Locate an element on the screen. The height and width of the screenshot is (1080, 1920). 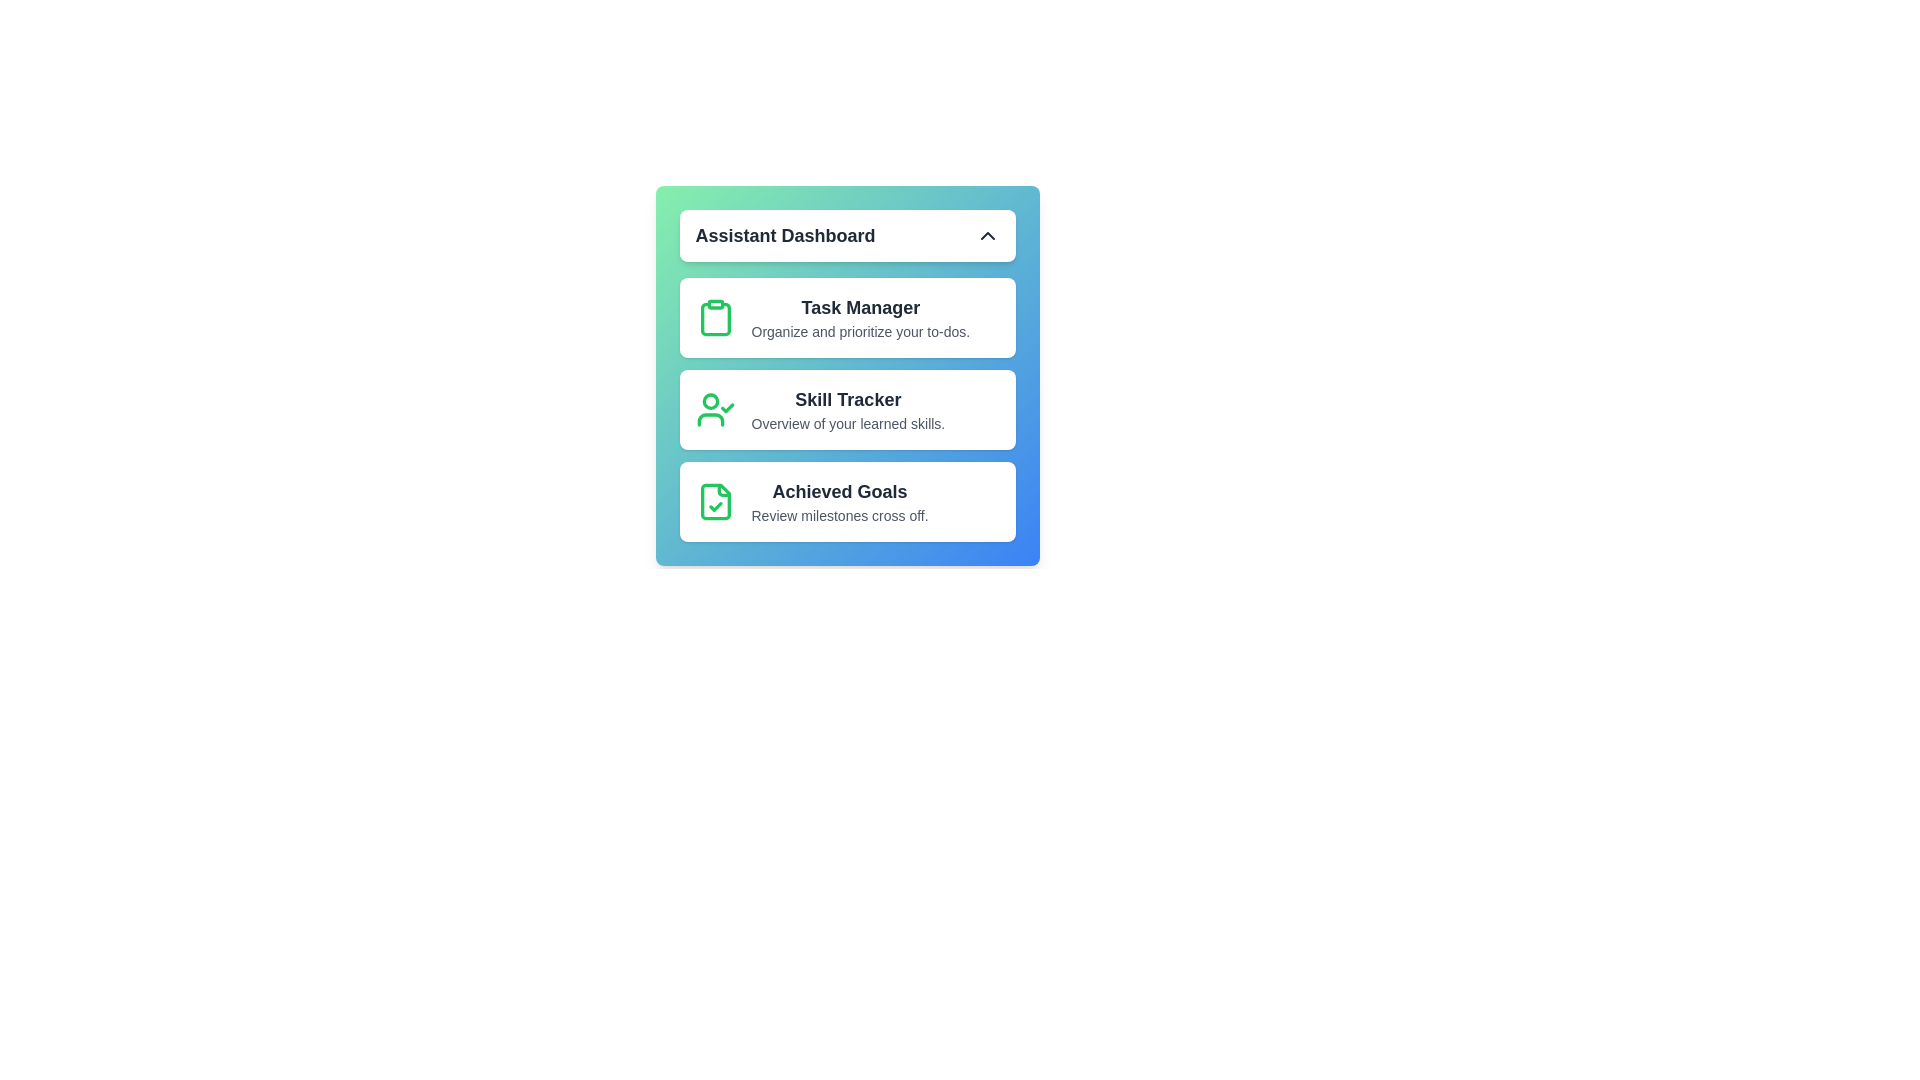
the option Skill Tracker to preview its effect is located at coordinates (847, 408).